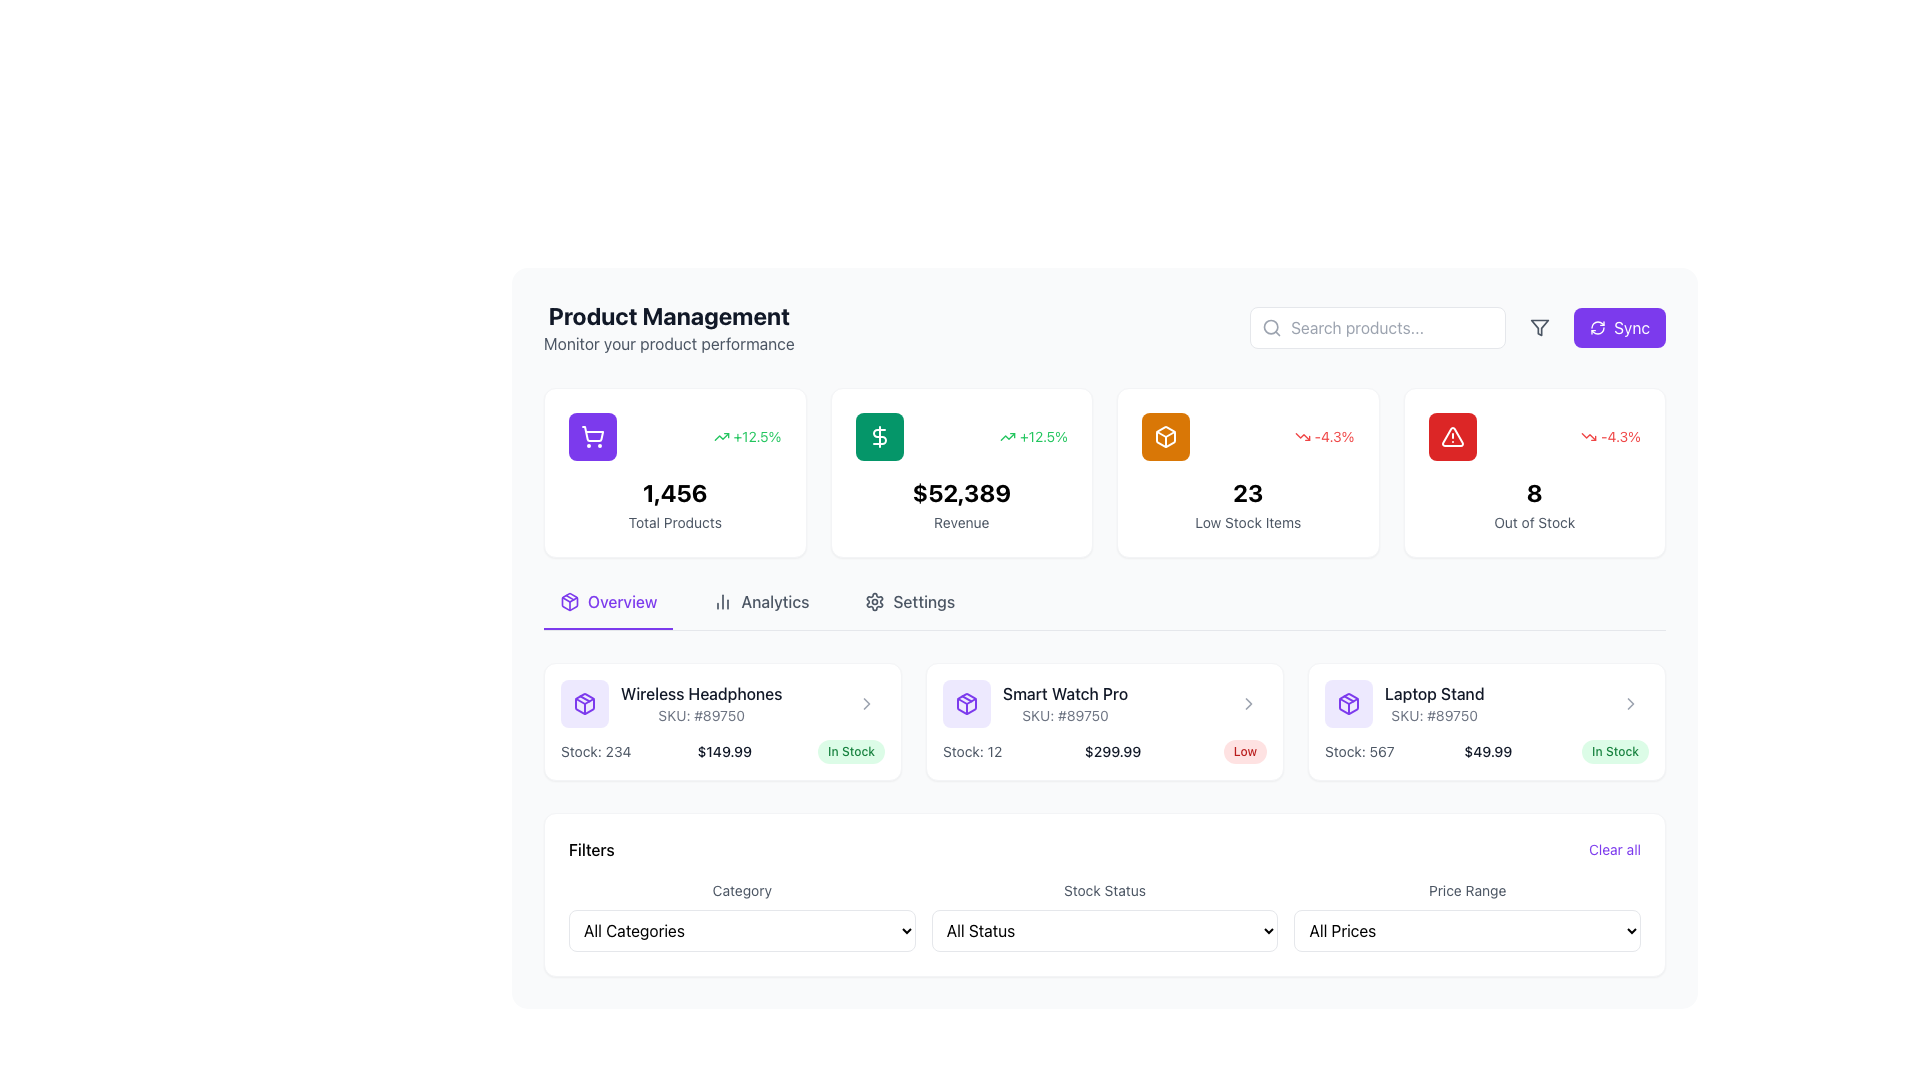  Describe the element at coordinates (675, 522) in the screenshot. I see `text from the 'Total Products' label, which is a gray text label located at the bottom of the first metric card displaying '1,456'` at that location.